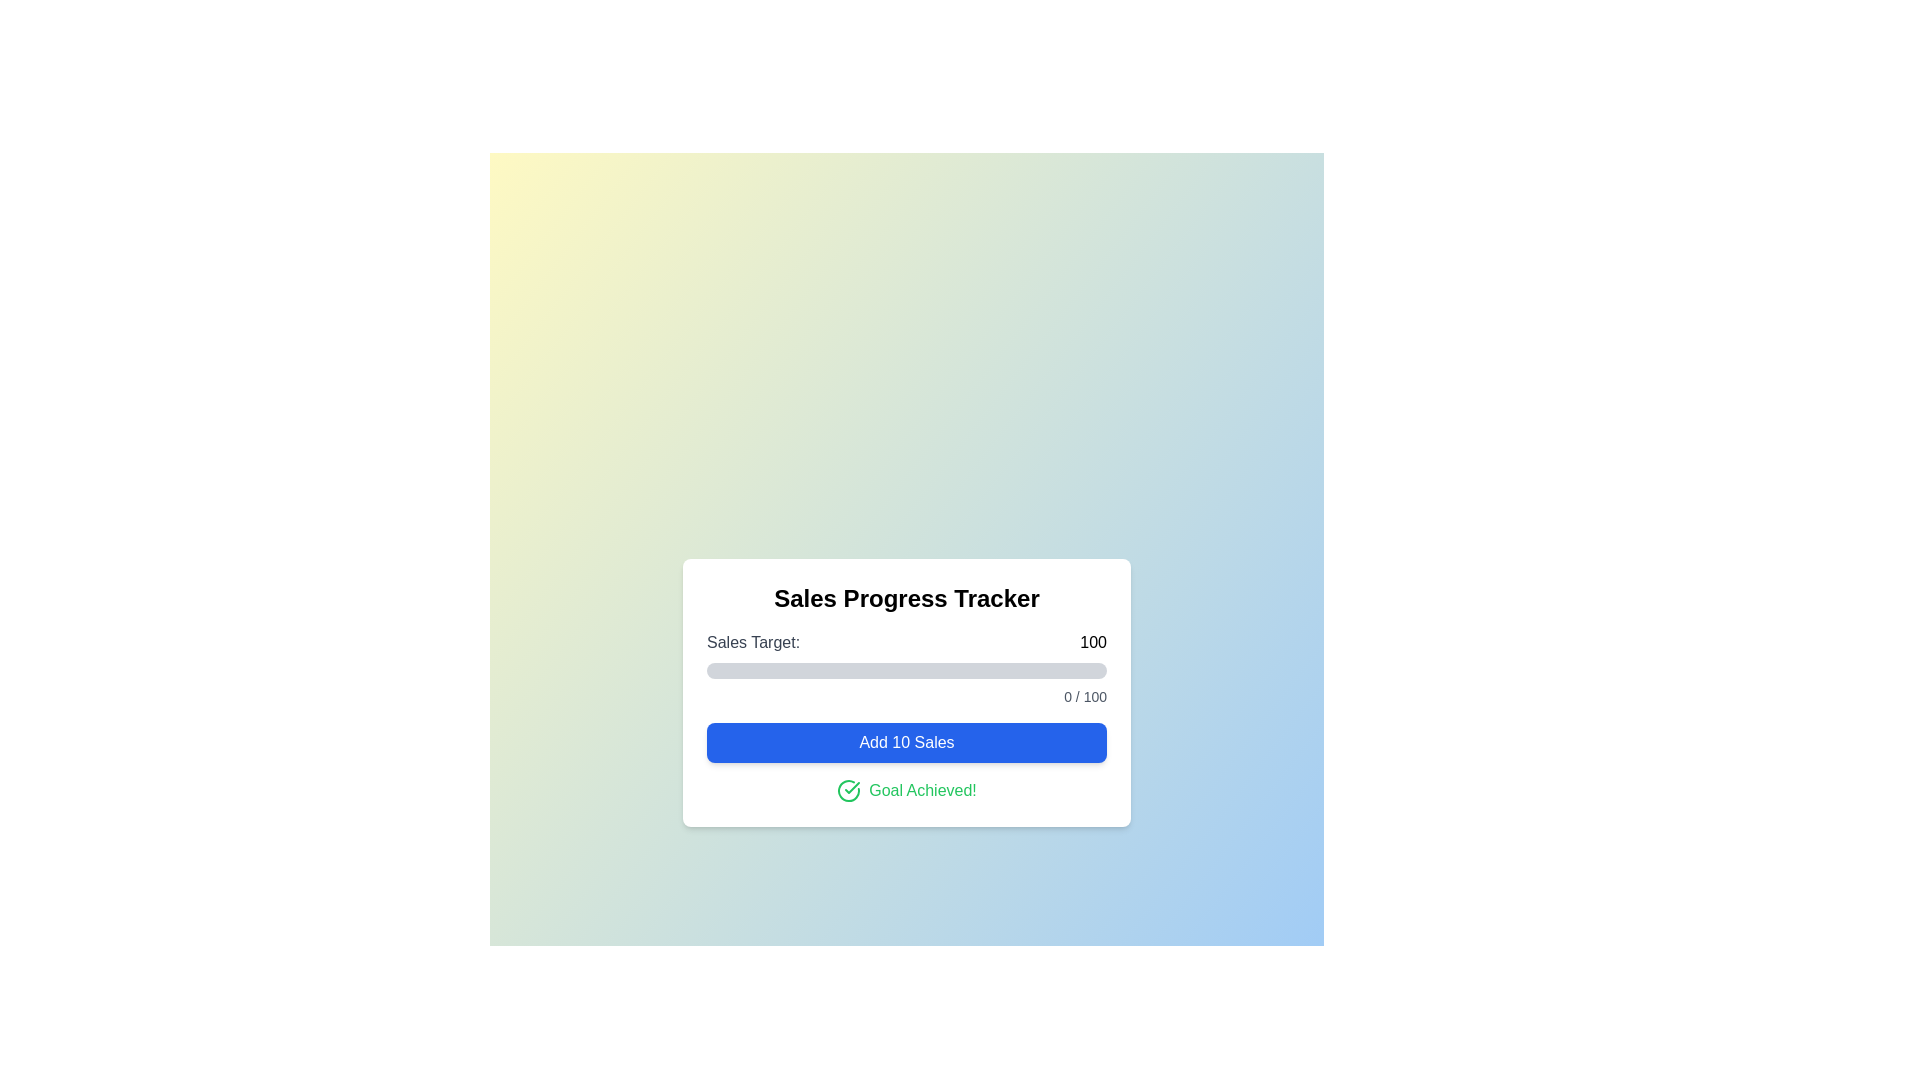  Describe the element at coordinates (752, 643) in the screenshot. I see `the text label reading 'Sales Target:' which is styled in gray font and located on the upper left side of the 'Sales Progress Tracker' card` at that location.